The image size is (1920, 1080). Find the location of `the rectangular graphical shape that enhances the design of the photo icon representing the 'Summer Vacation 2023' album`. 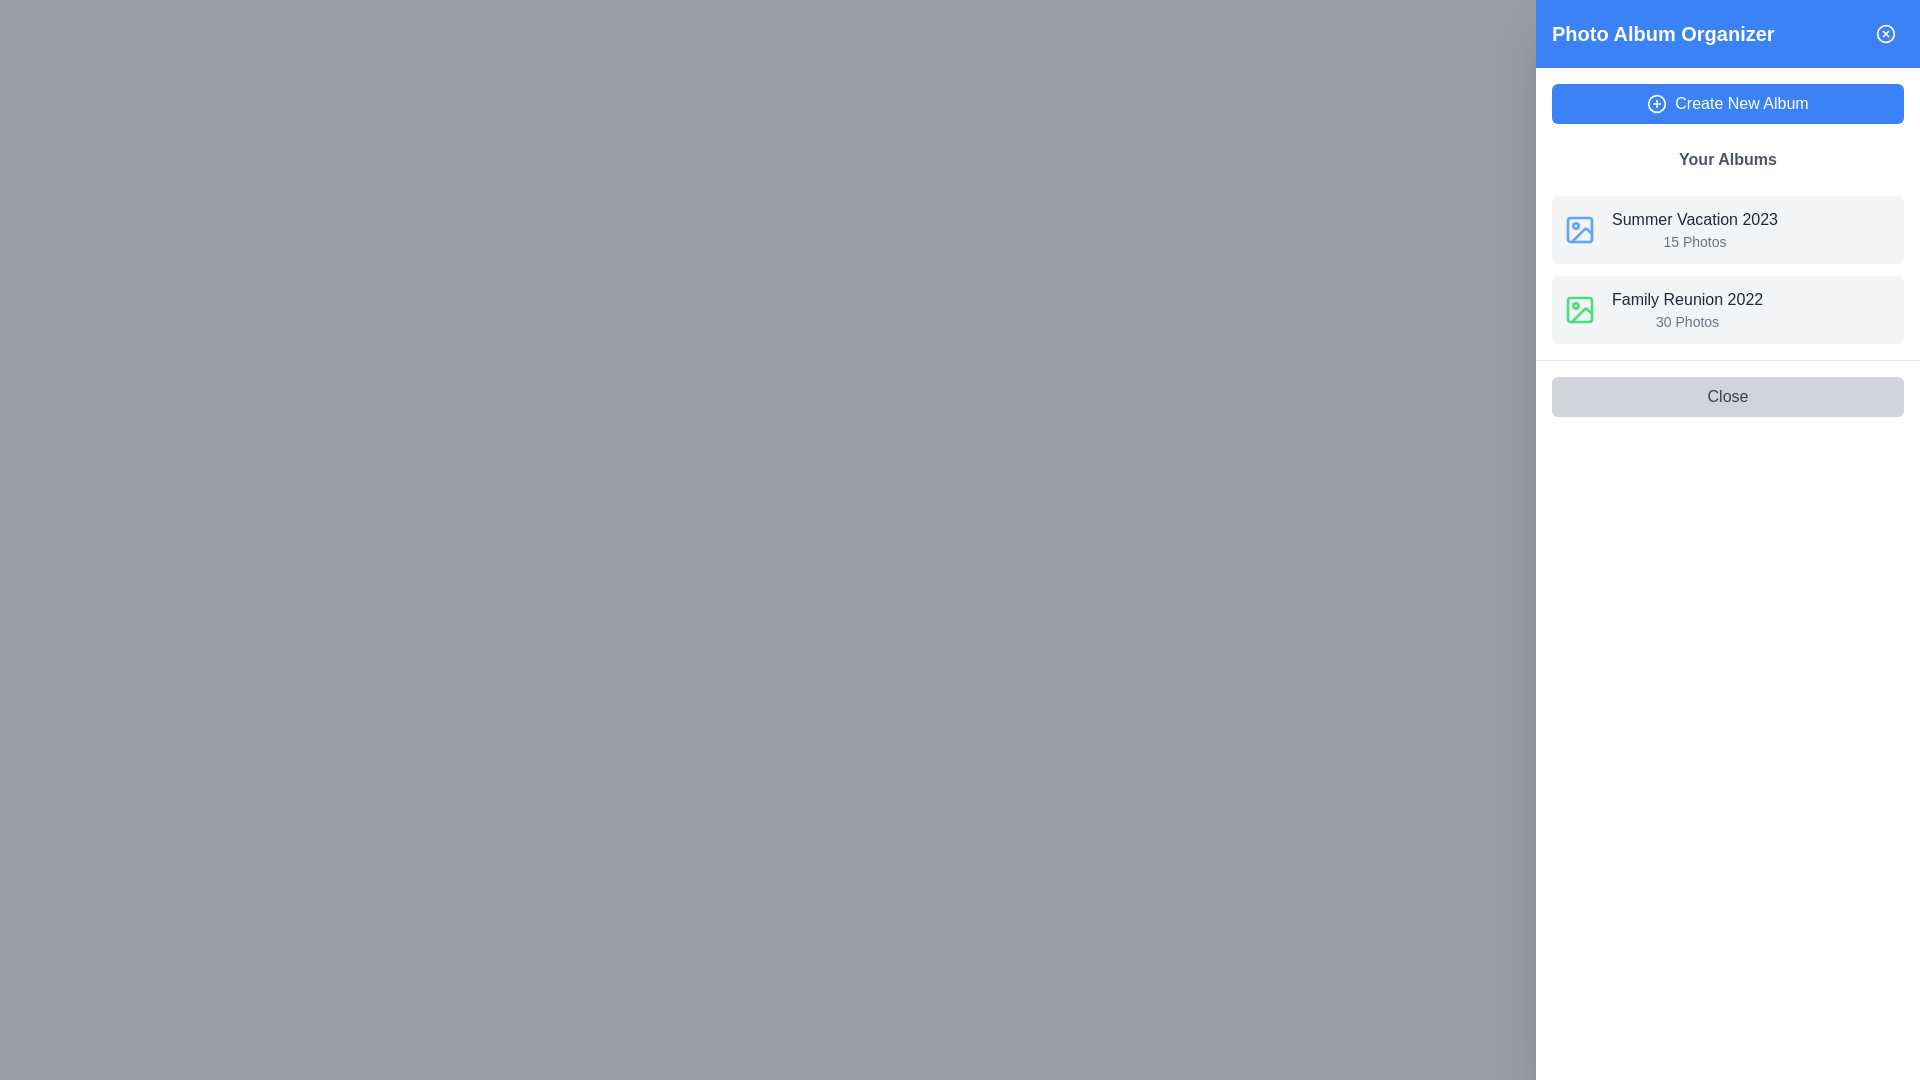

the rectangular graphical shape that enhances the design of the photo icon representing the 'Summer Vacation 2023' album is located at coordinates (1578, 229).